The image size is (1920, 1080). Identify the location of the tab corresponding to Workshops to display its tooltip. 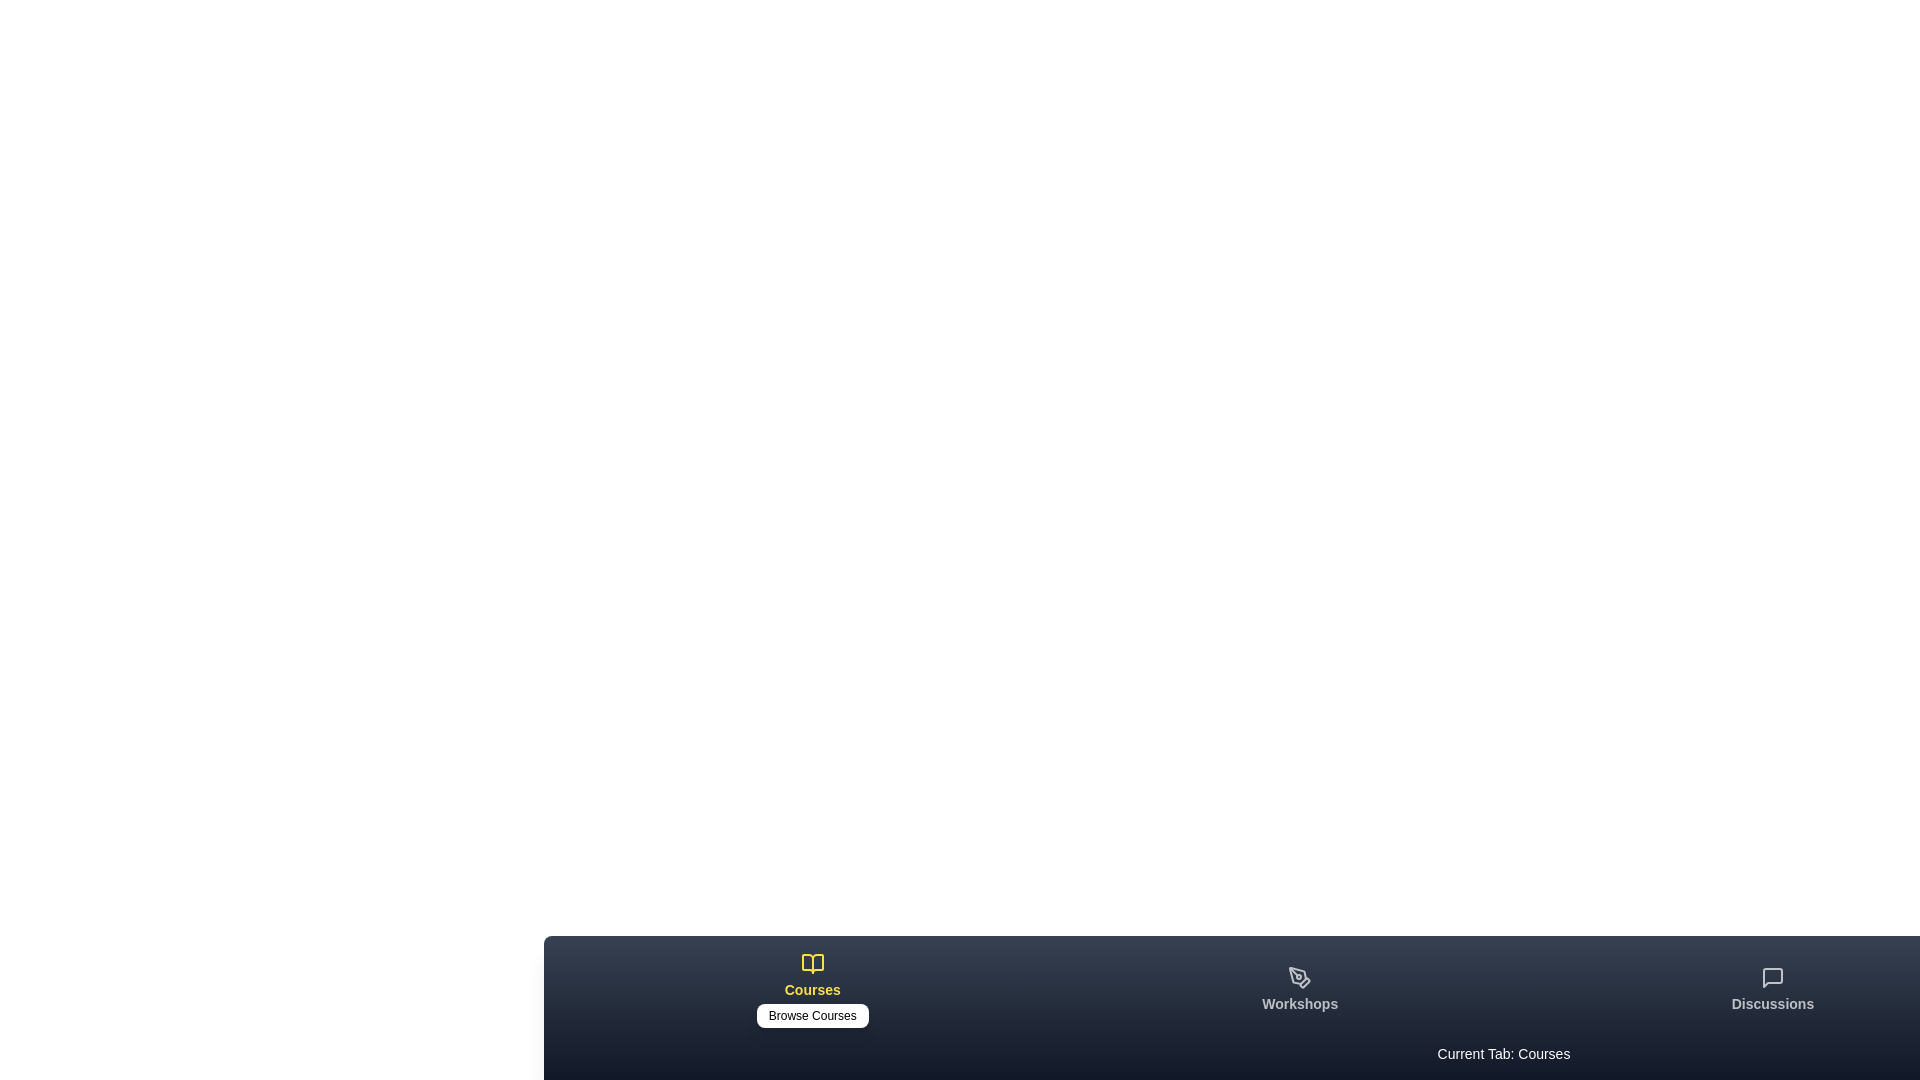
(1300, 990).